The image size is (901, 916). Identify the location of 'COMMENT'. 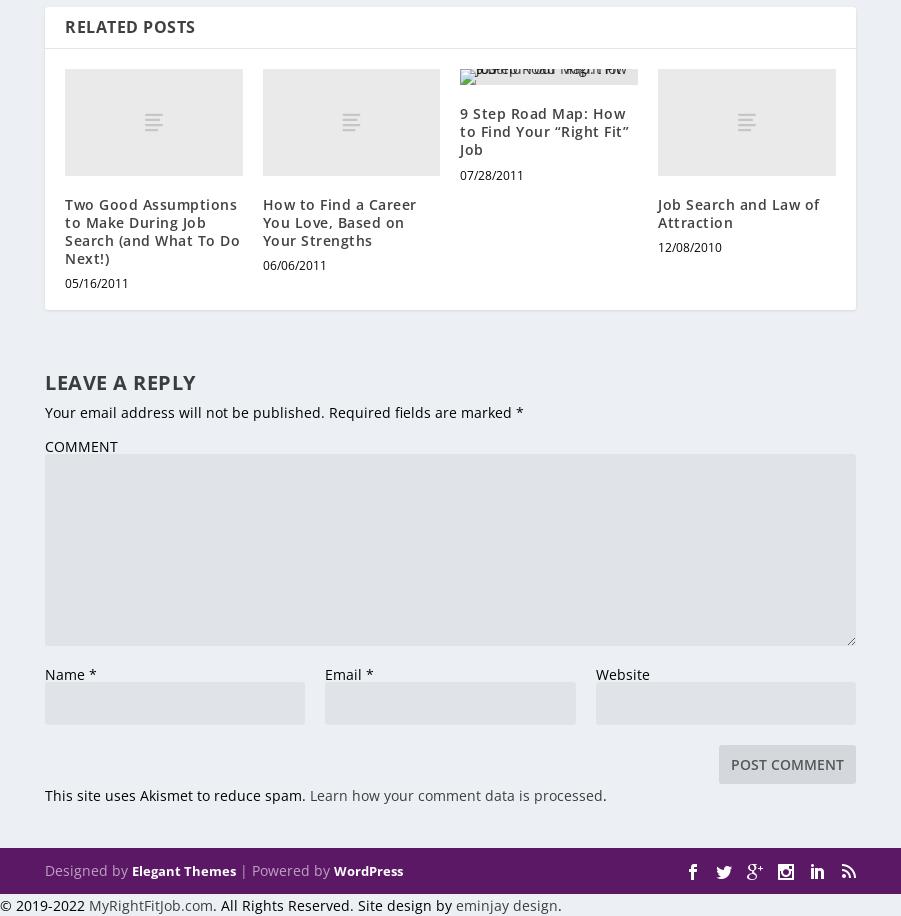
(43, 445).